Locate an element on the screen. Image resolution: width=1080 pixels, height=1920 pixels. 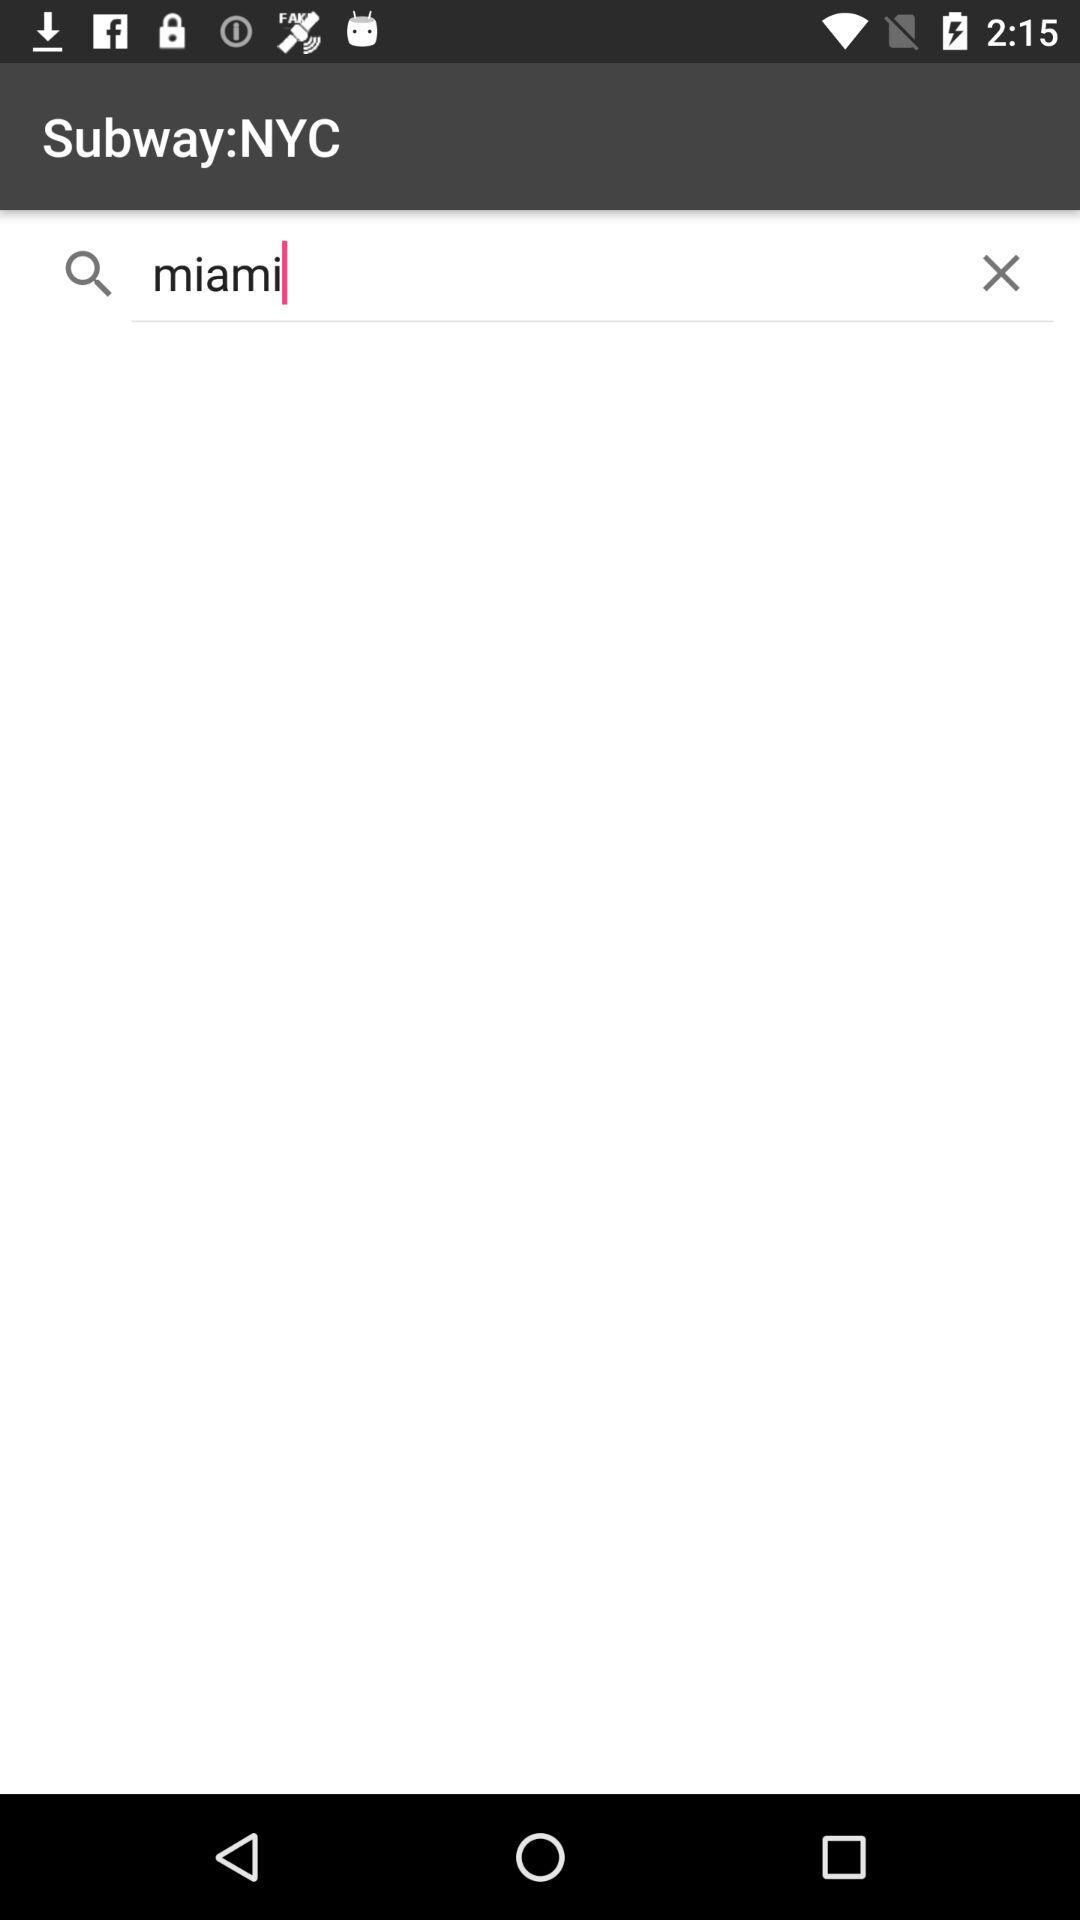
miami icon is located at coordinates (540, 272).